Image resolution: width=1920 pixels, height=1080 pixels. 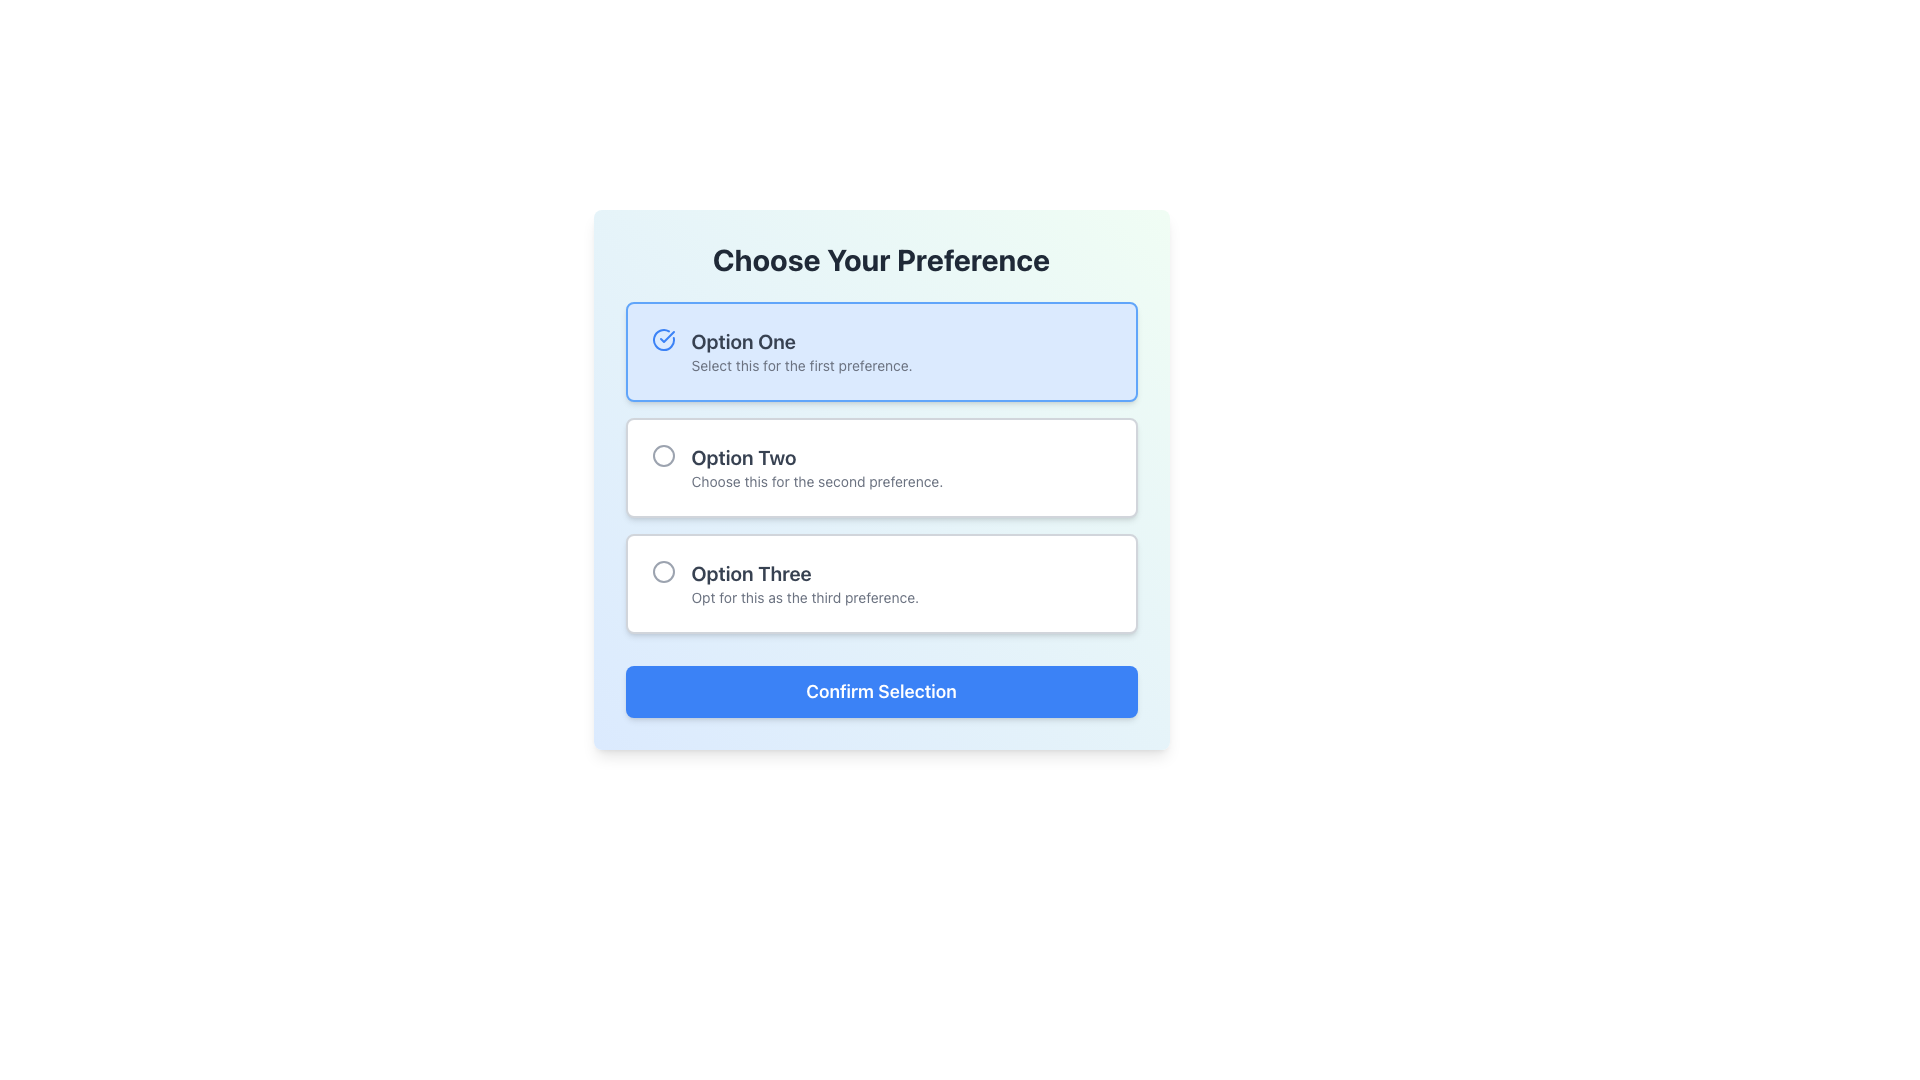 I want to click on helper text below the title 'Option Three', which provides supplemental information about this selection, so click(x=805, y=596).